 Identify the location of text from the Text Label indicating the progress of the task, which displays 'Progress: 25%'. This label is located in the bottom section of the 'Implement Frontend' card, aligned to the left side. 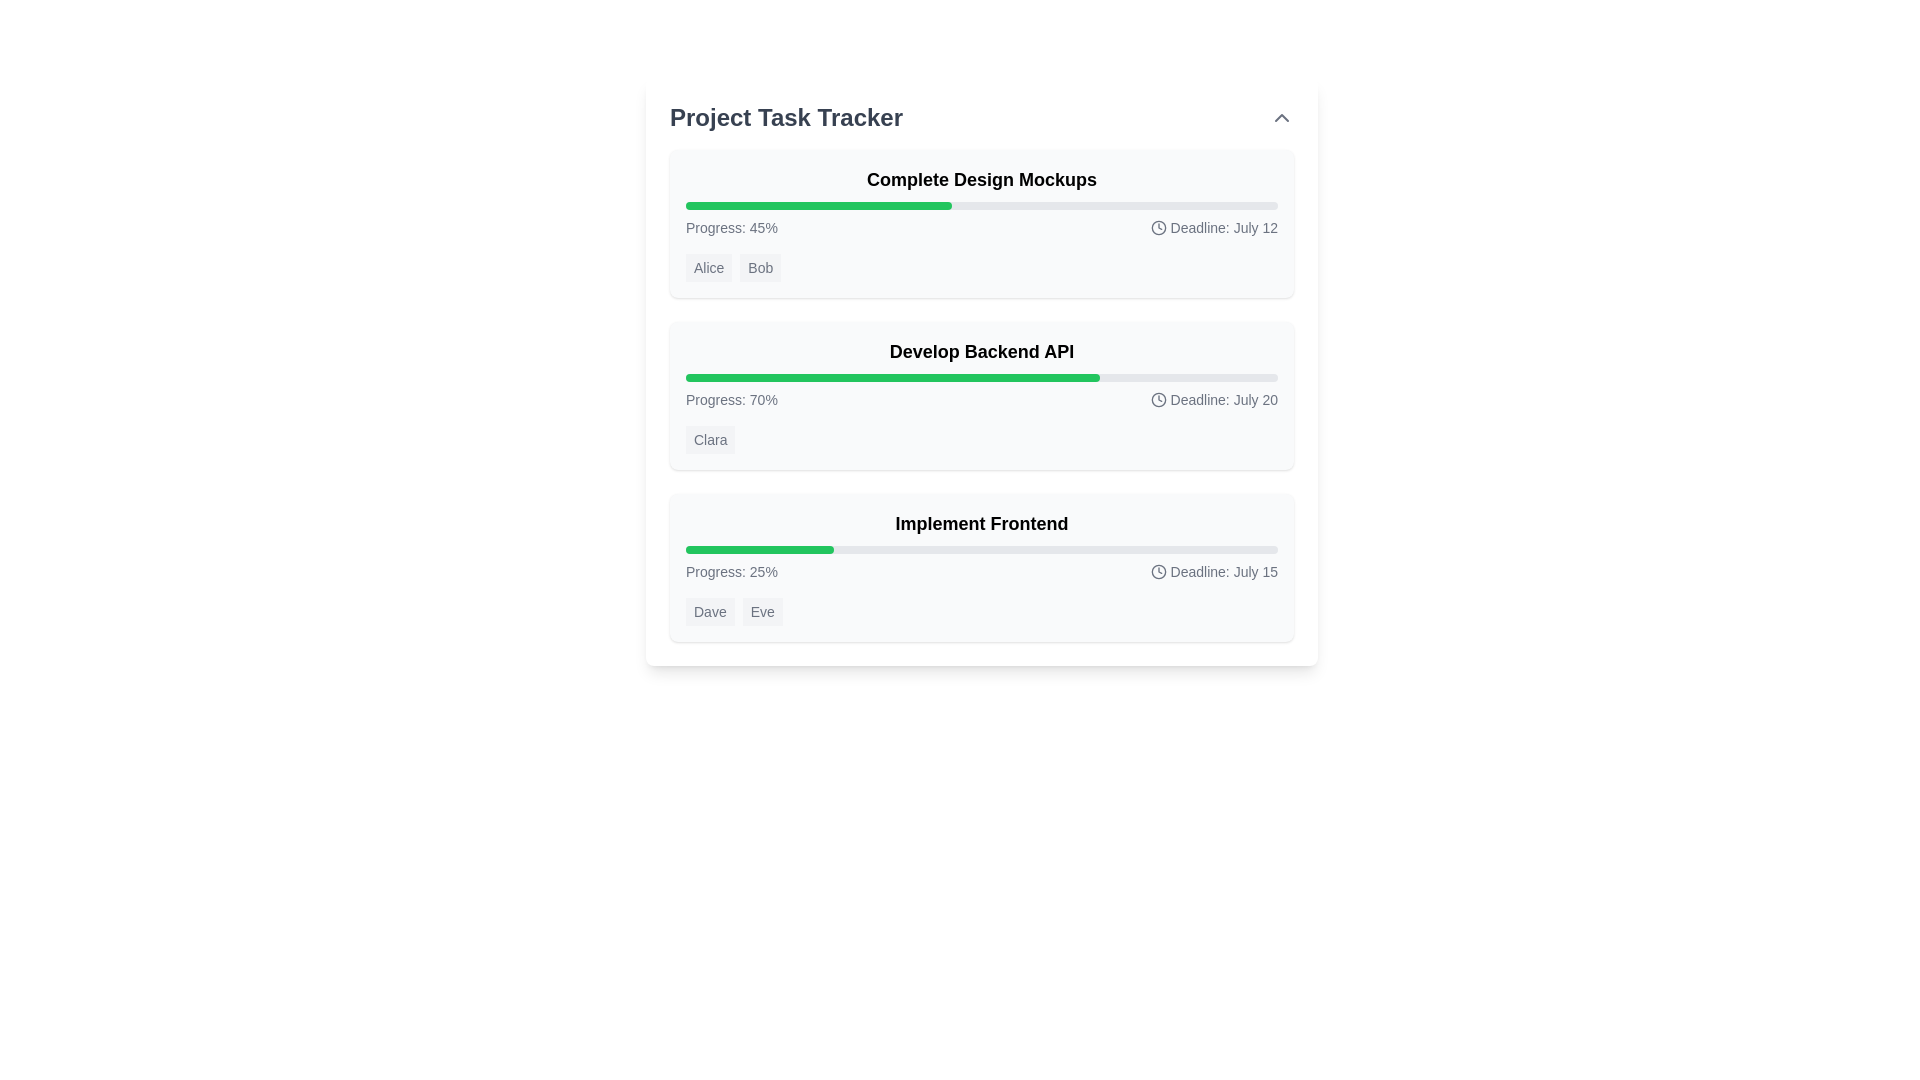
(730, 571).